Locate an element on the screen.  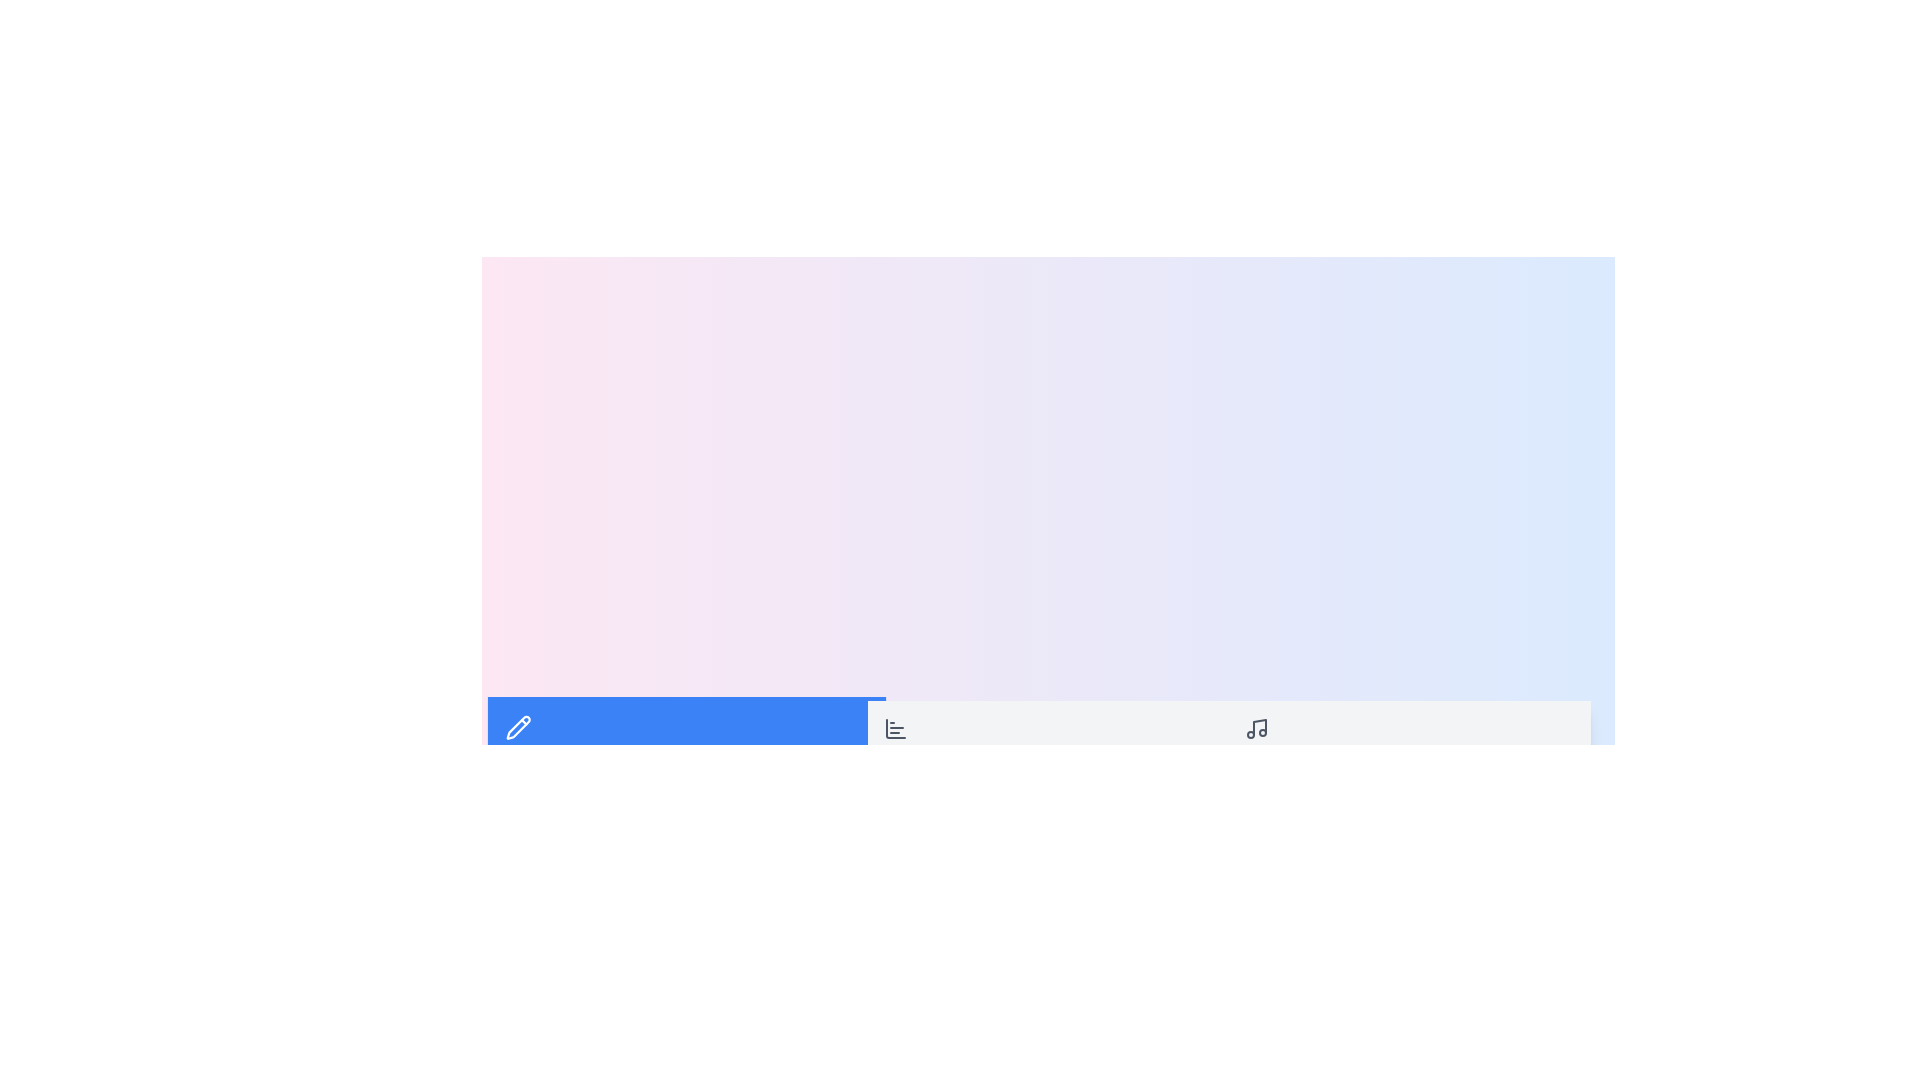
the tab labeled Creative to view its content is located at coordinates (686, 740).